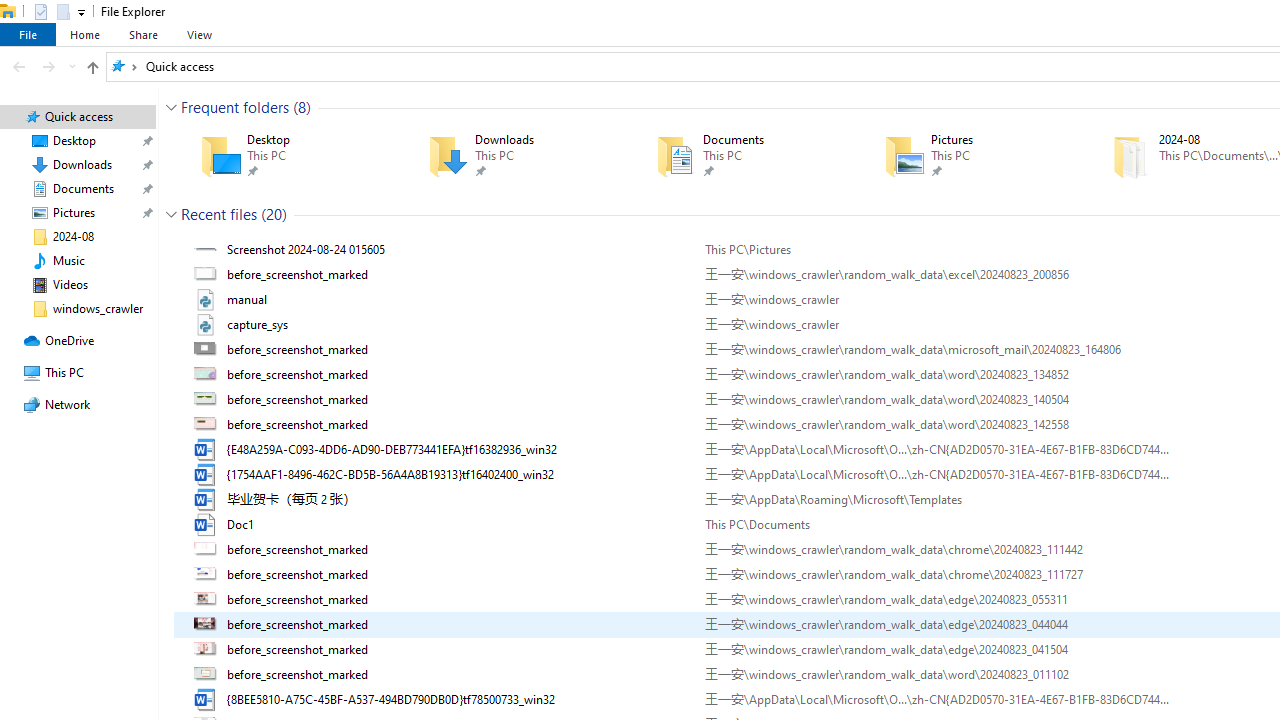  I want to click on 'Up band toolbar', so click(91, 69).